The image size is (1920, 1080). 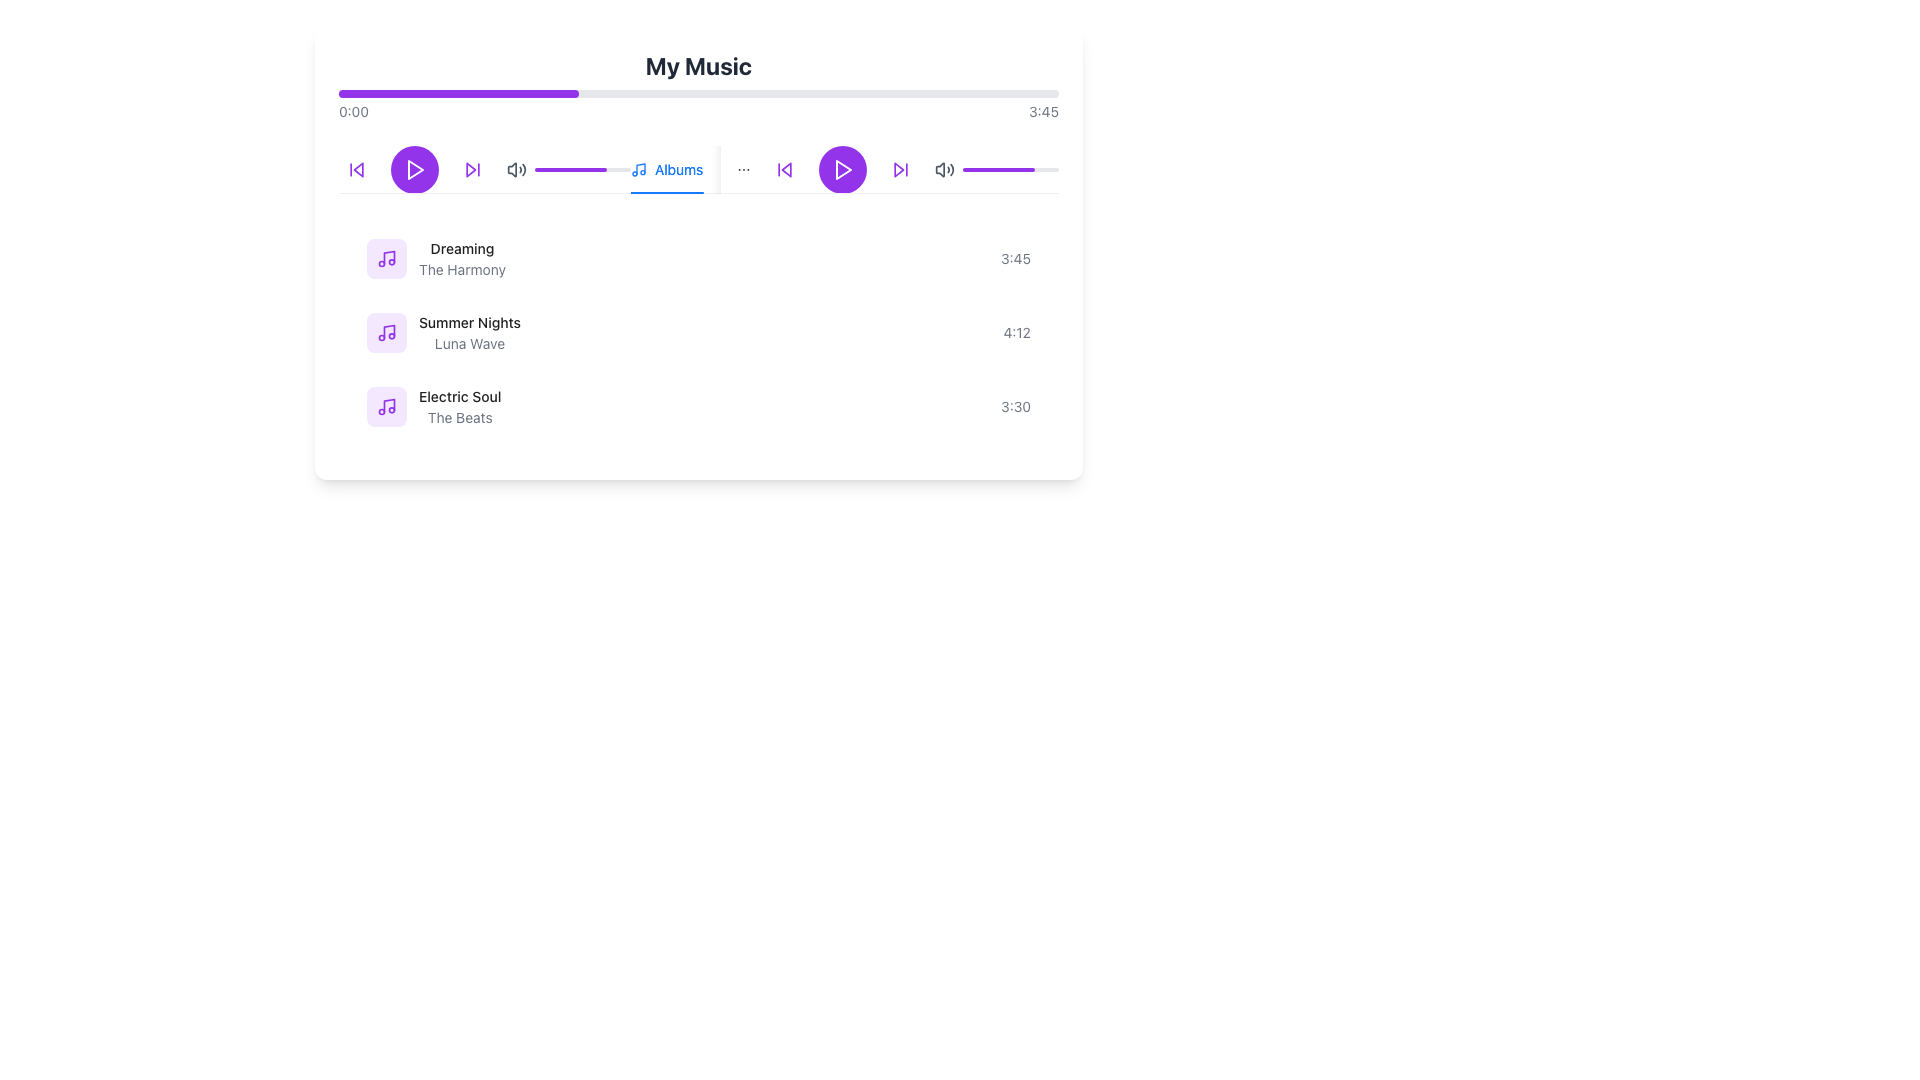 What do you see at coordinates (570, 168) in the screenshot?
I see `the purple progress indicator bar, which fills three-fourths of the light gray progress bar located under the audio controls section of the music player interface` at bounding box center [570, 168].